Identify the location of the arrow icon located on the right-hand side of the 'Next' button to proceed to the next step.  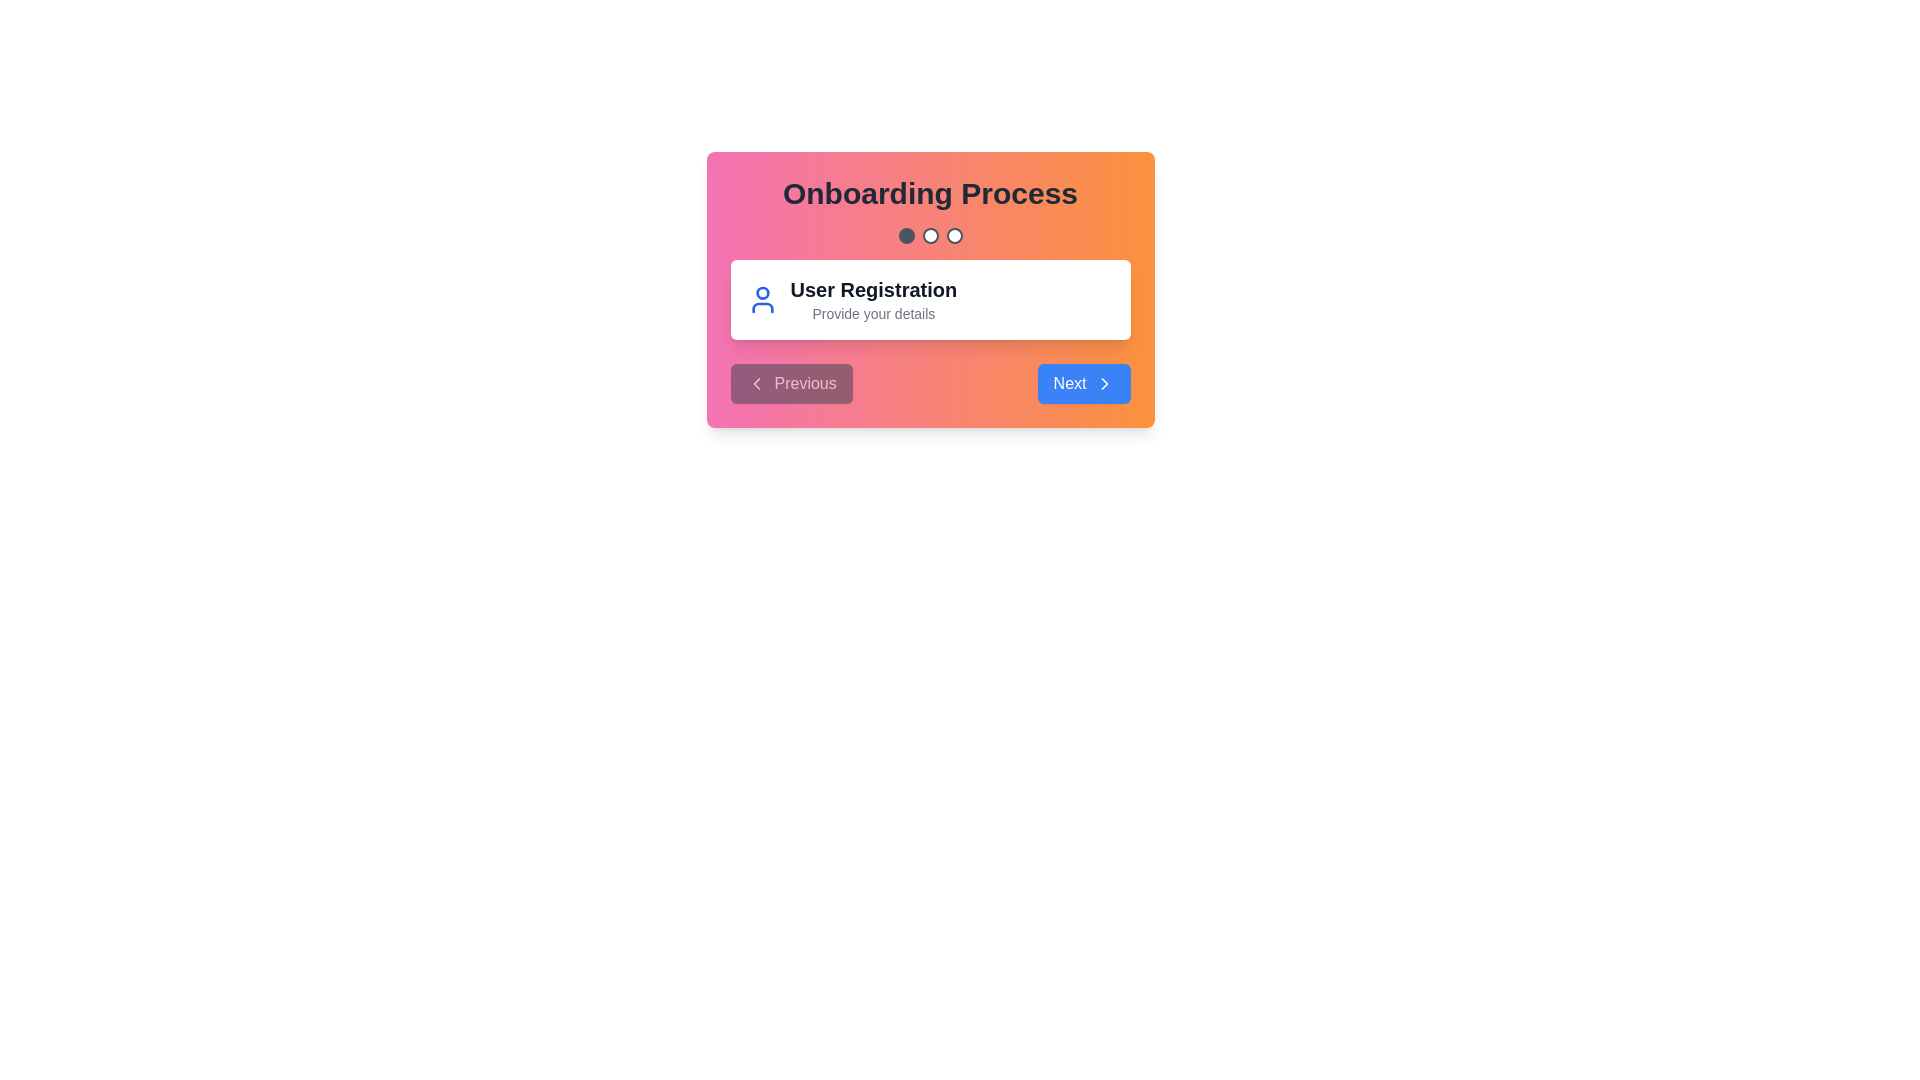
(1103, 384).